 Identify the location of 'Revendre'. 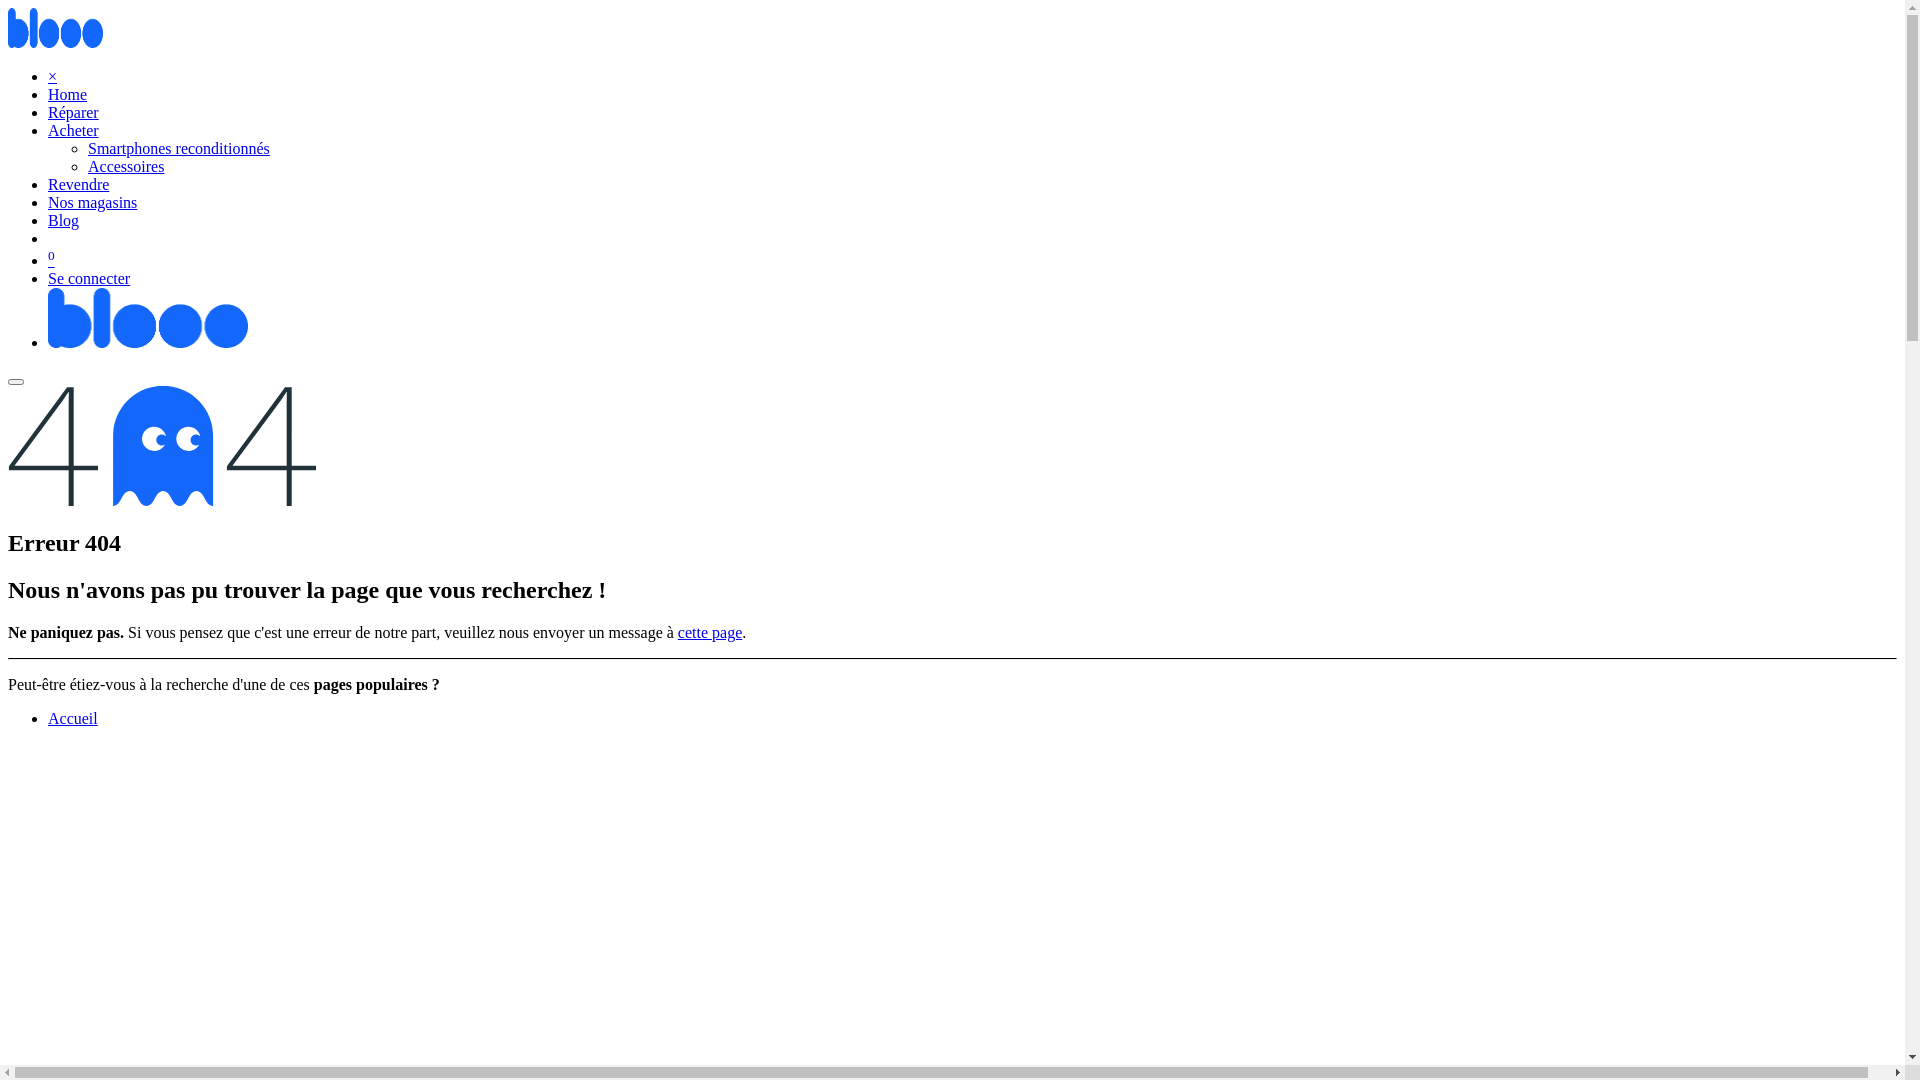
(78, 184).